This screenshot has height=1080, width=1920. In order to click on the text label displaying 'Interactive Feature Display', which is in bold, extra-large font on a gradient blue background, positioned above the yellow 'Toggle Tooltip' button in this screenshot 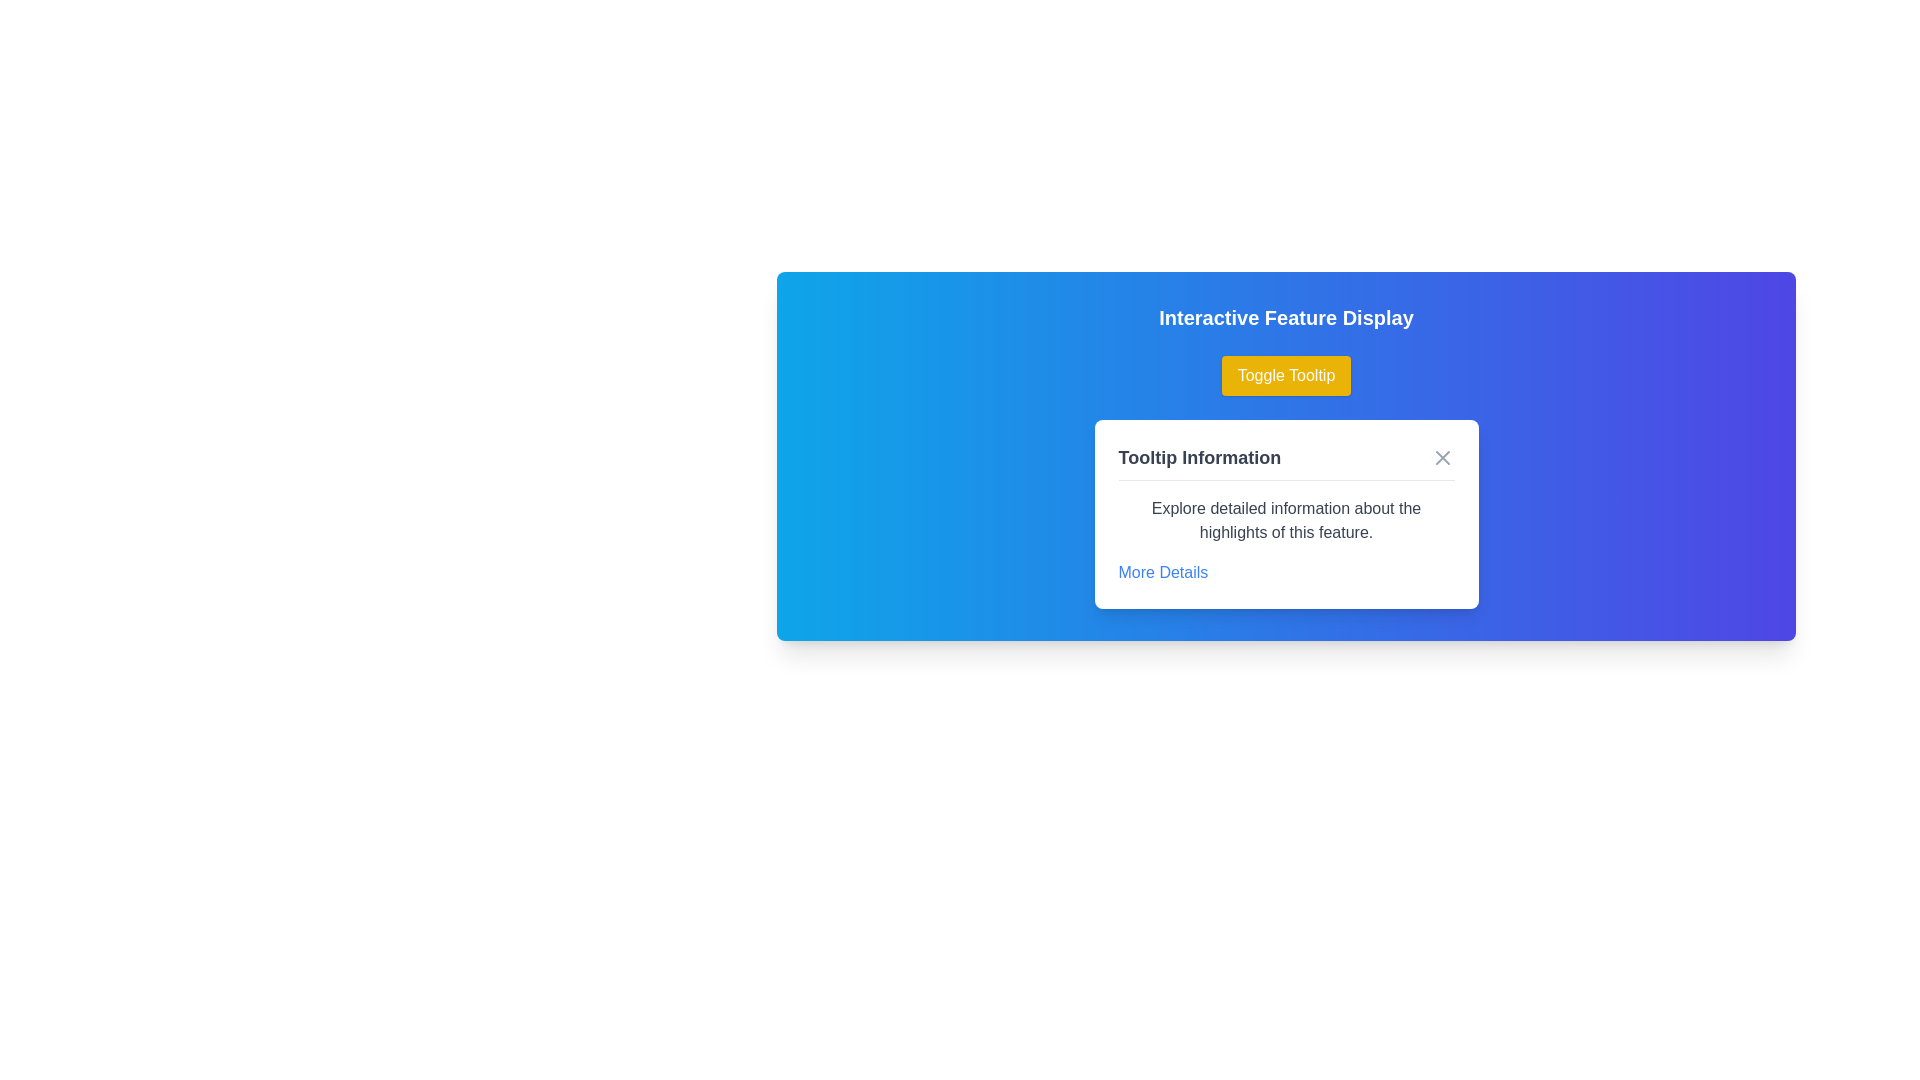, I will do `click(1286, 316)`.